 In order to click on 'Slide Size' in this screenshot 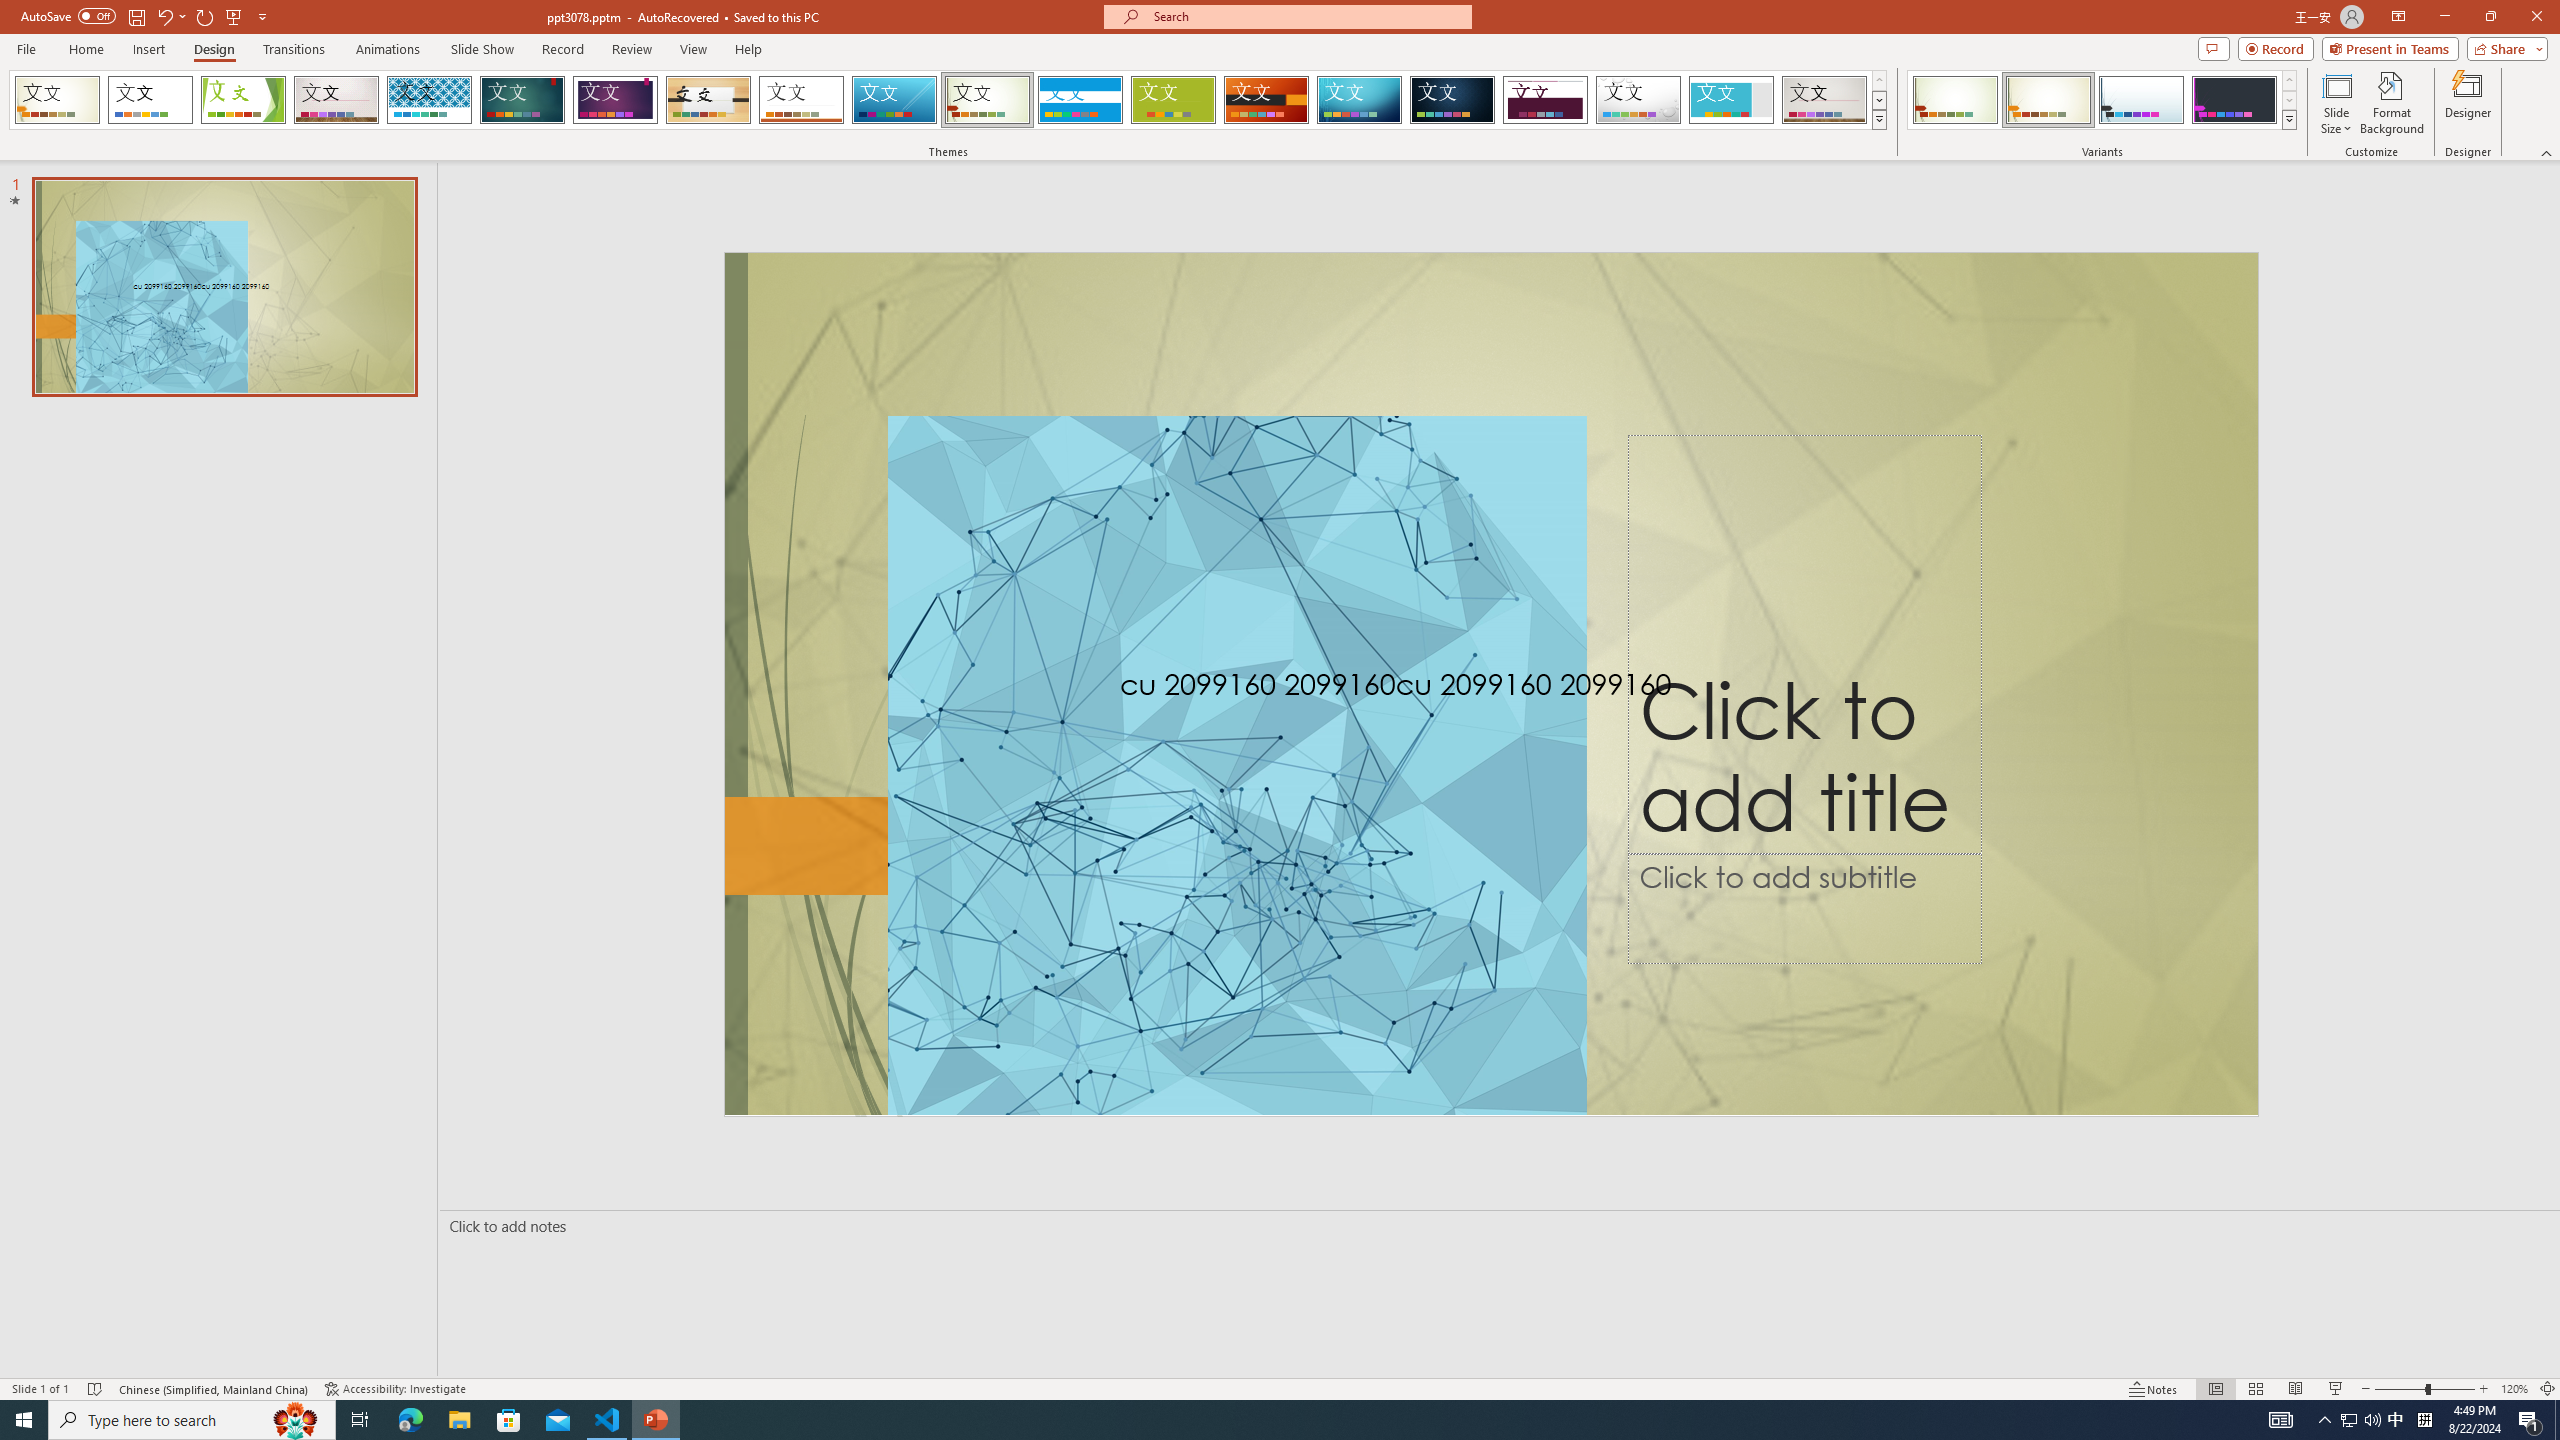, I will do `click(2336, 103)`.